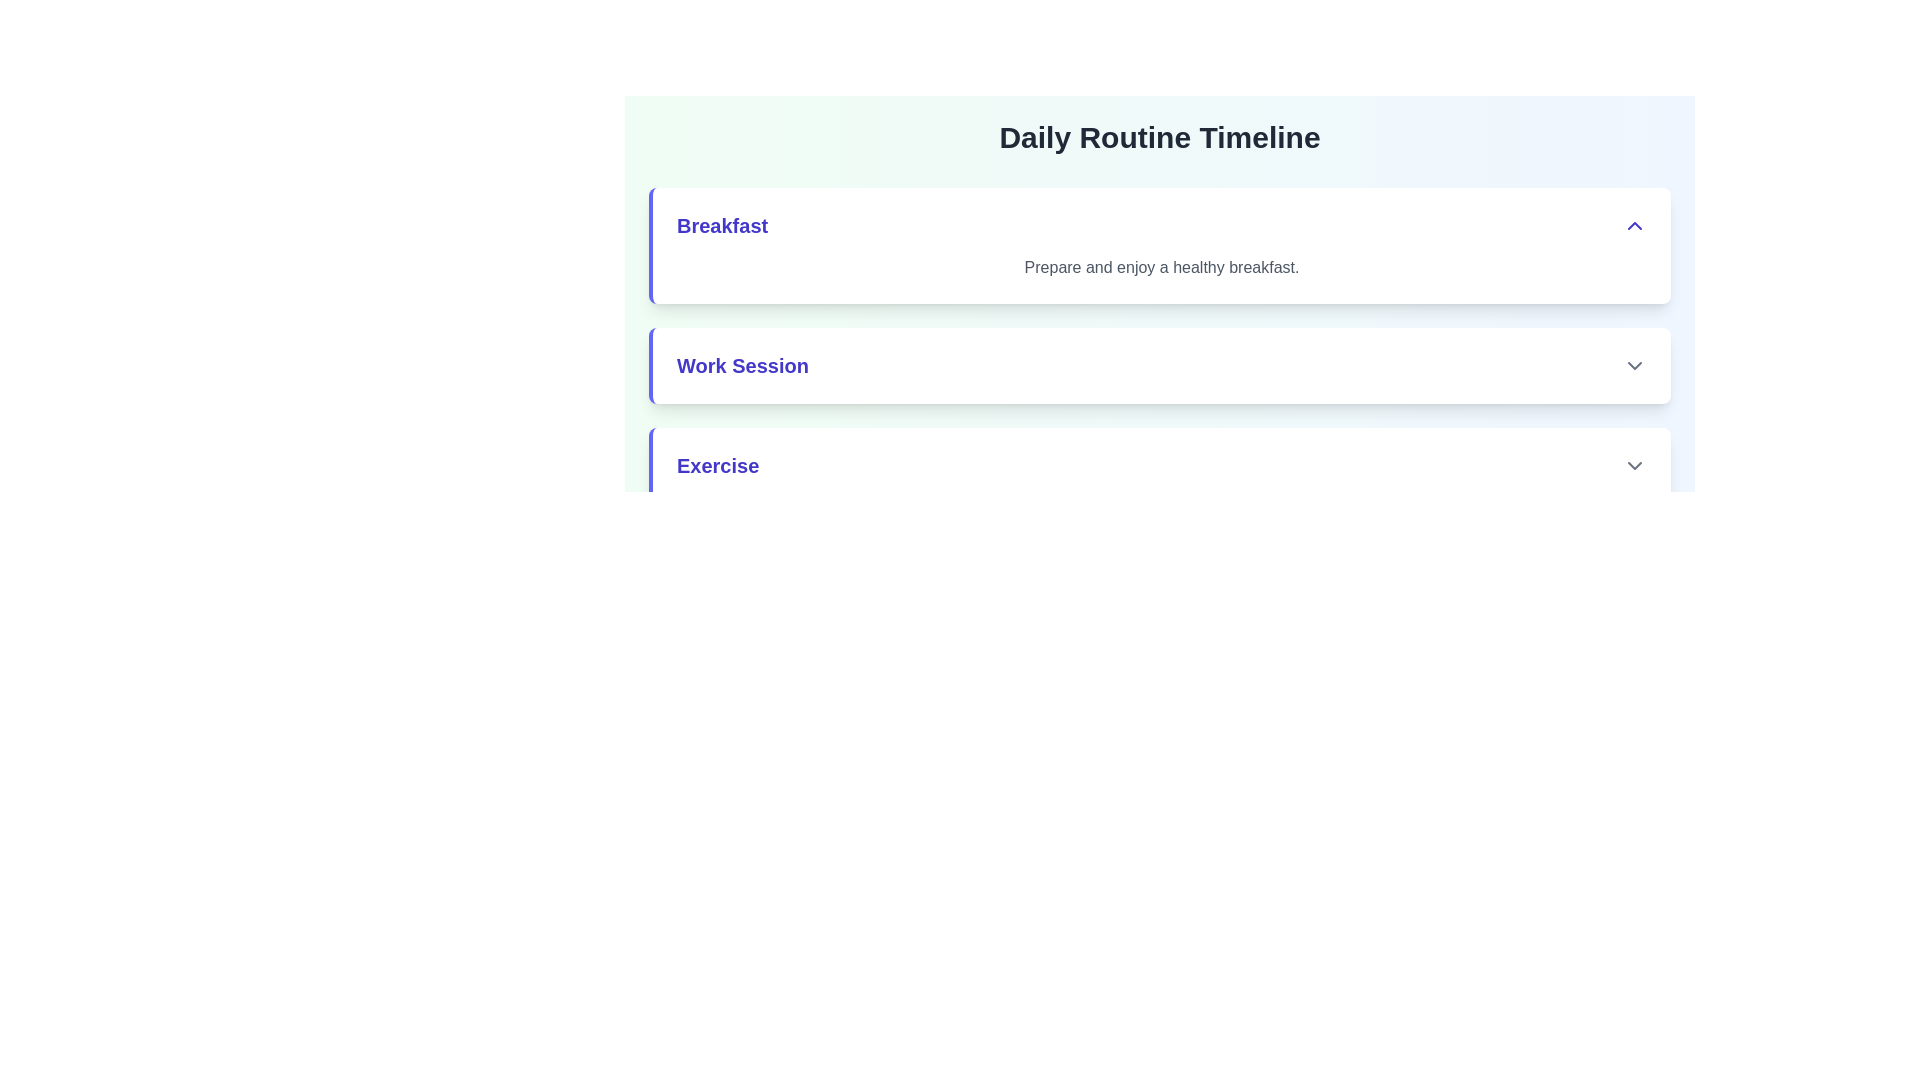  I want to click on the text element displaying 'Prepare and enjoy a healthy breakfast.' which is located under the bold label 'Breakfast', so click(1161, 266).